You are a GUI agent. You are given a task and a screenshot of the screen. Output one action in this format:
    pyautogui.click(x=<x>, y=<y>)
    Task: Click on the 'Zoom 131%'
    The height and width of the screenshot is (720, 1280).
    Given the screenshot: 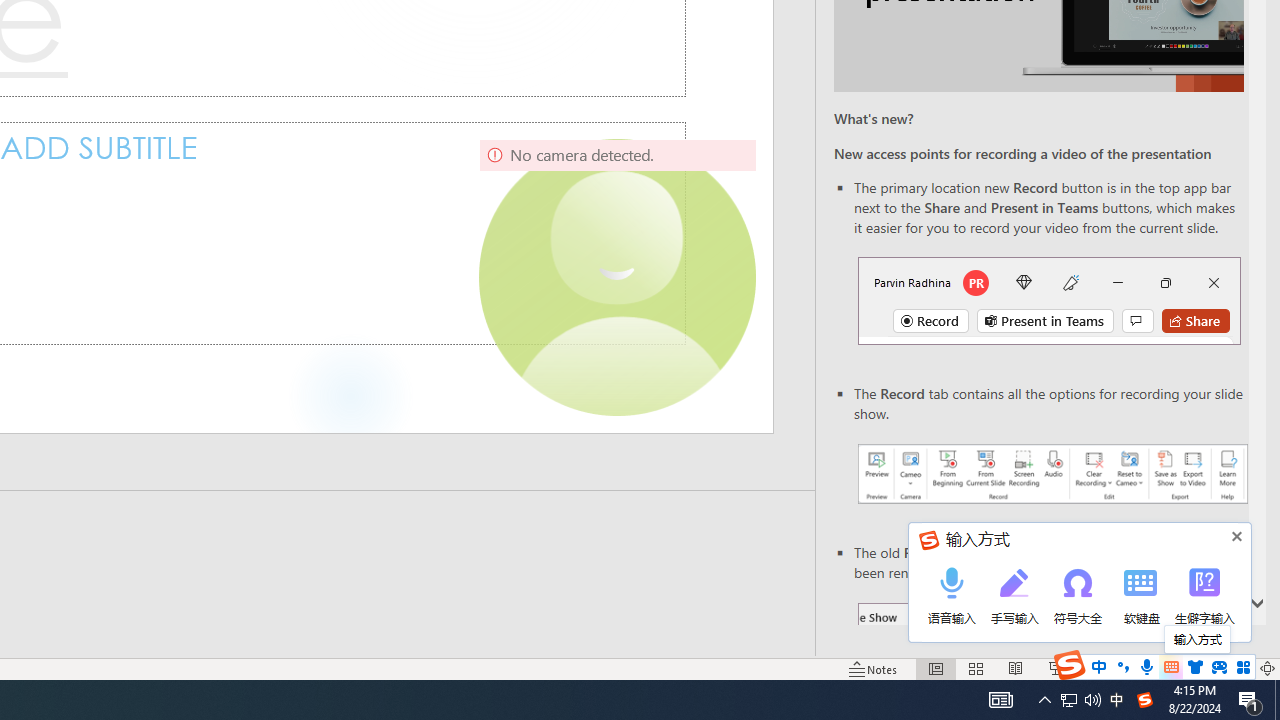 What is the action you would take?
    pyautogui.click(x=1233, y=669)
    